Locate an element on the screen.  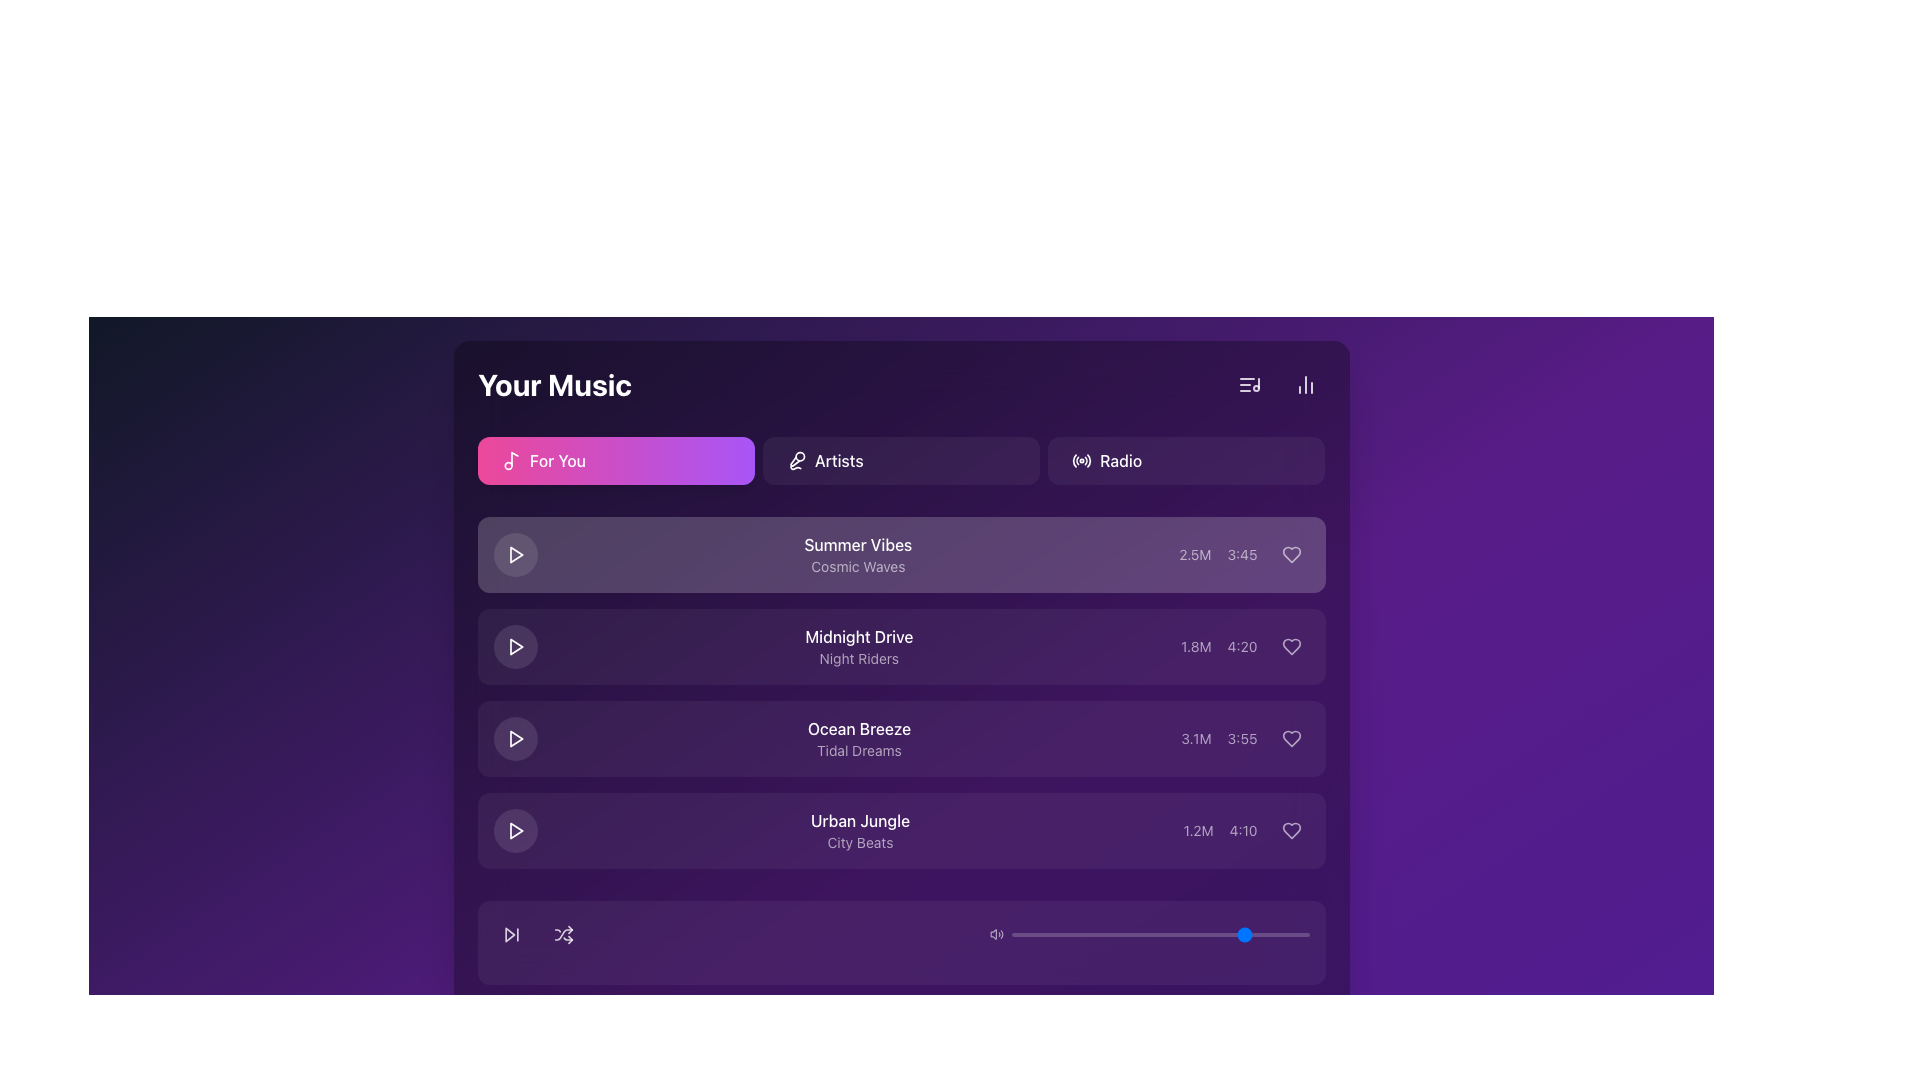
the slider is located at coordinates (1064, 934).